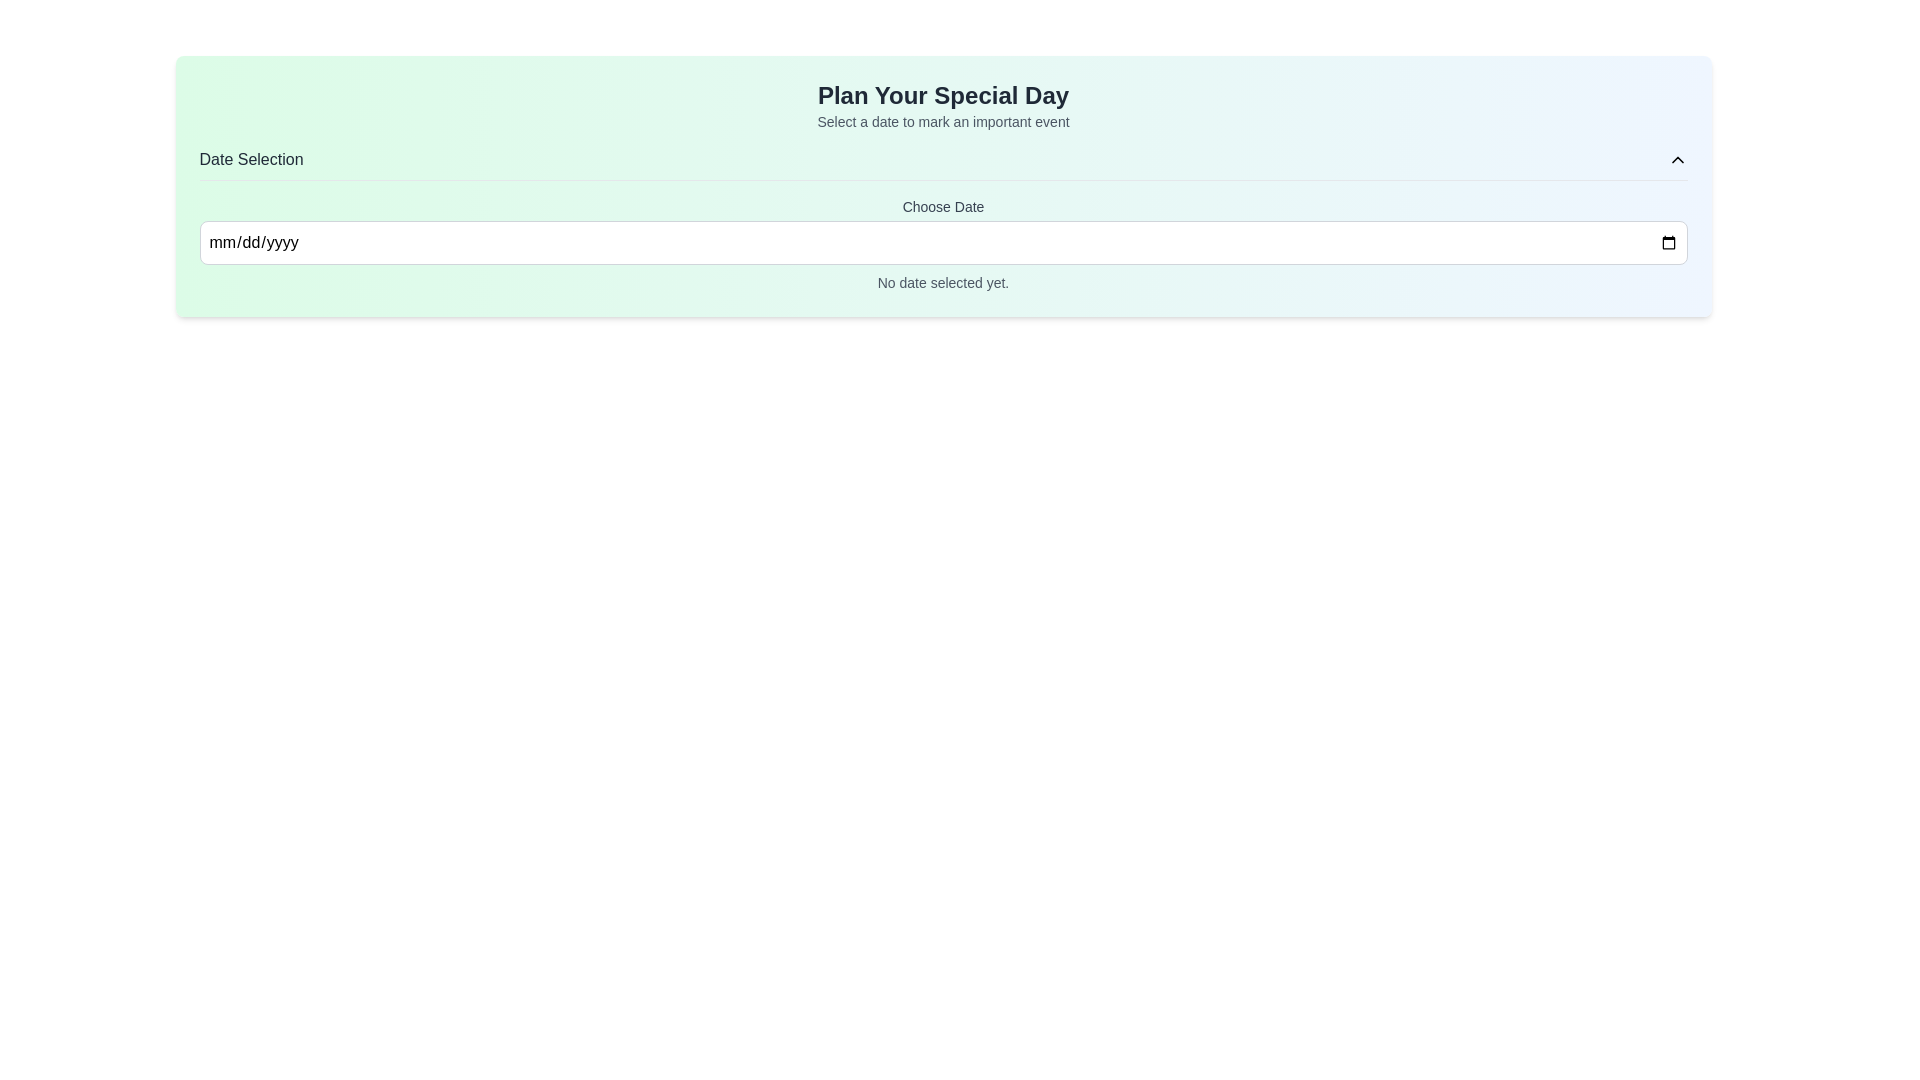 Image resolution: width=1920 pixels, height=1080 pixels. I want to click on the 'Date Selection' static text label, which is displayed in a medium-sized, bold, dark-gray font in the upper-left area of the header section, so click(250, 158).